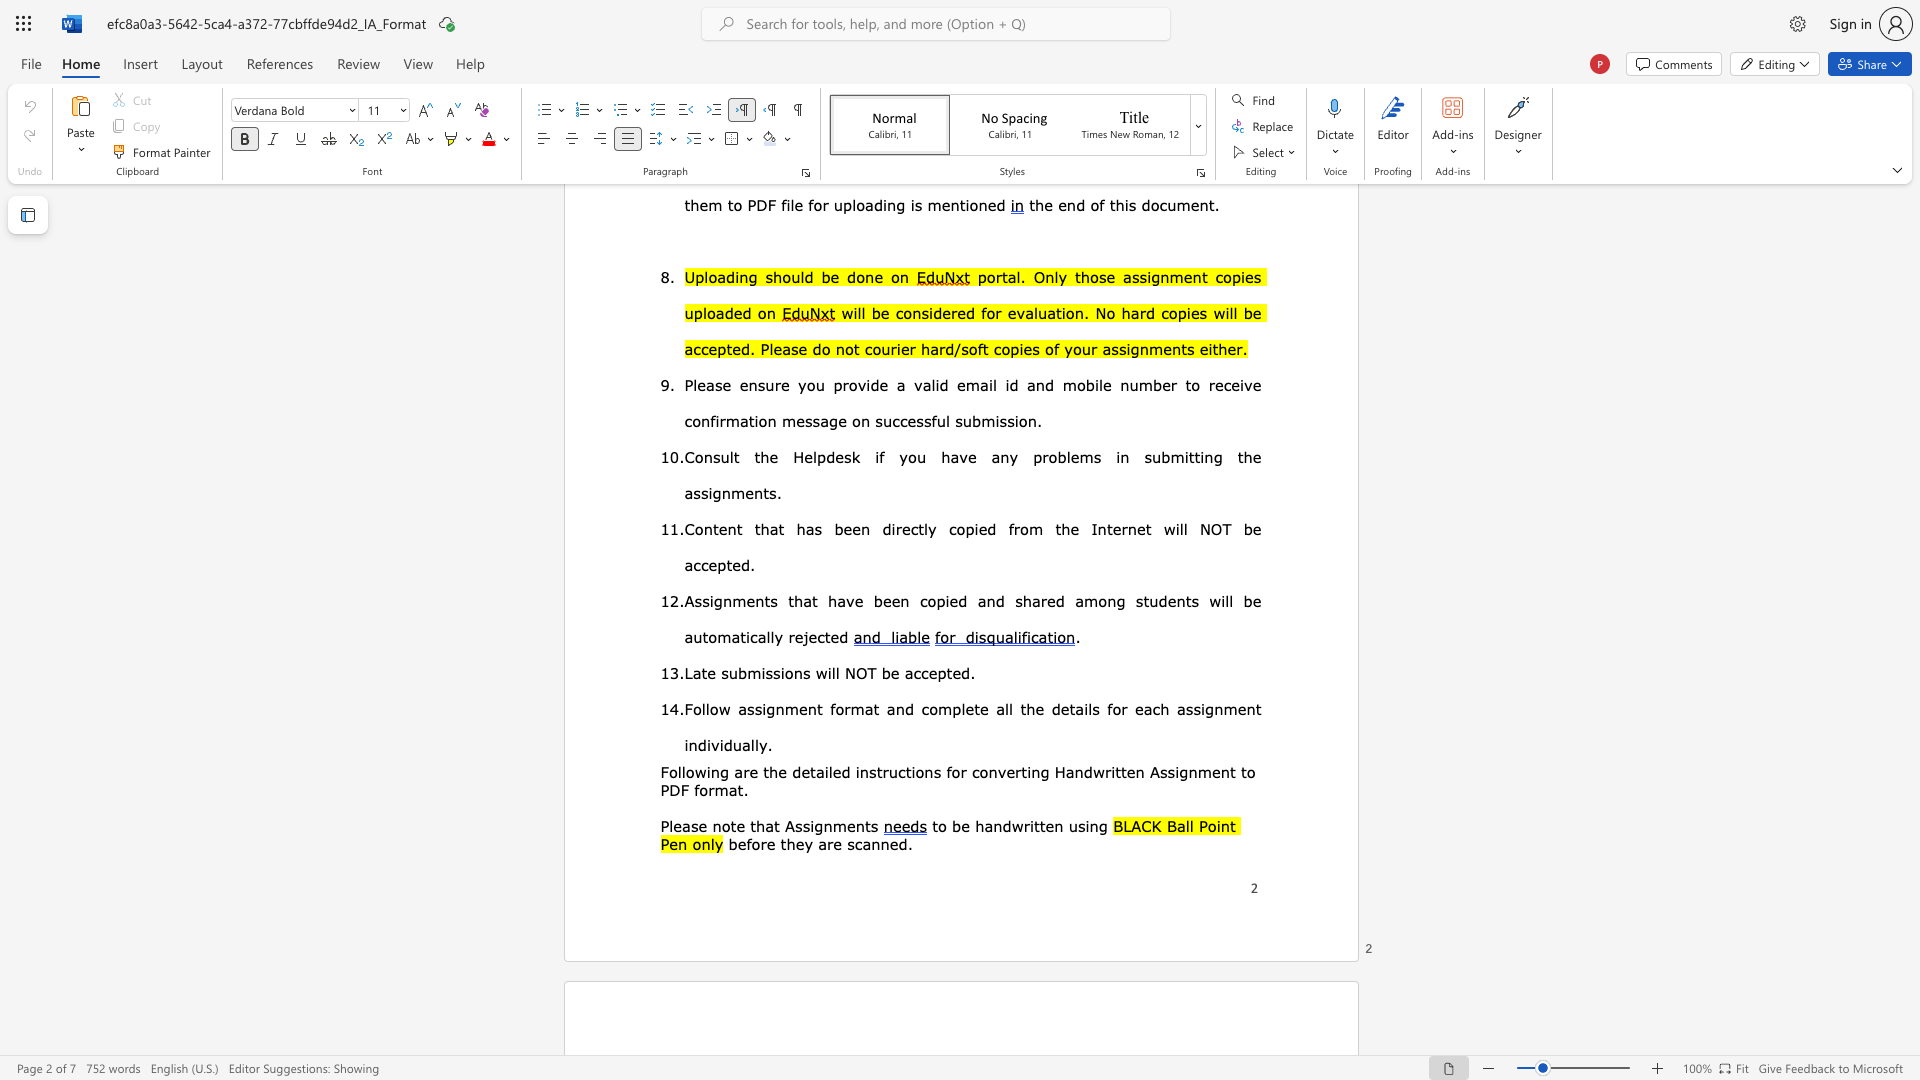 The width and height of the screenshot is (1920, 1080). I want to click on the subset text "hared among stu" within the text "Assignments that have been copied and shared among students will be automatically rejected", so click(1022, 600).